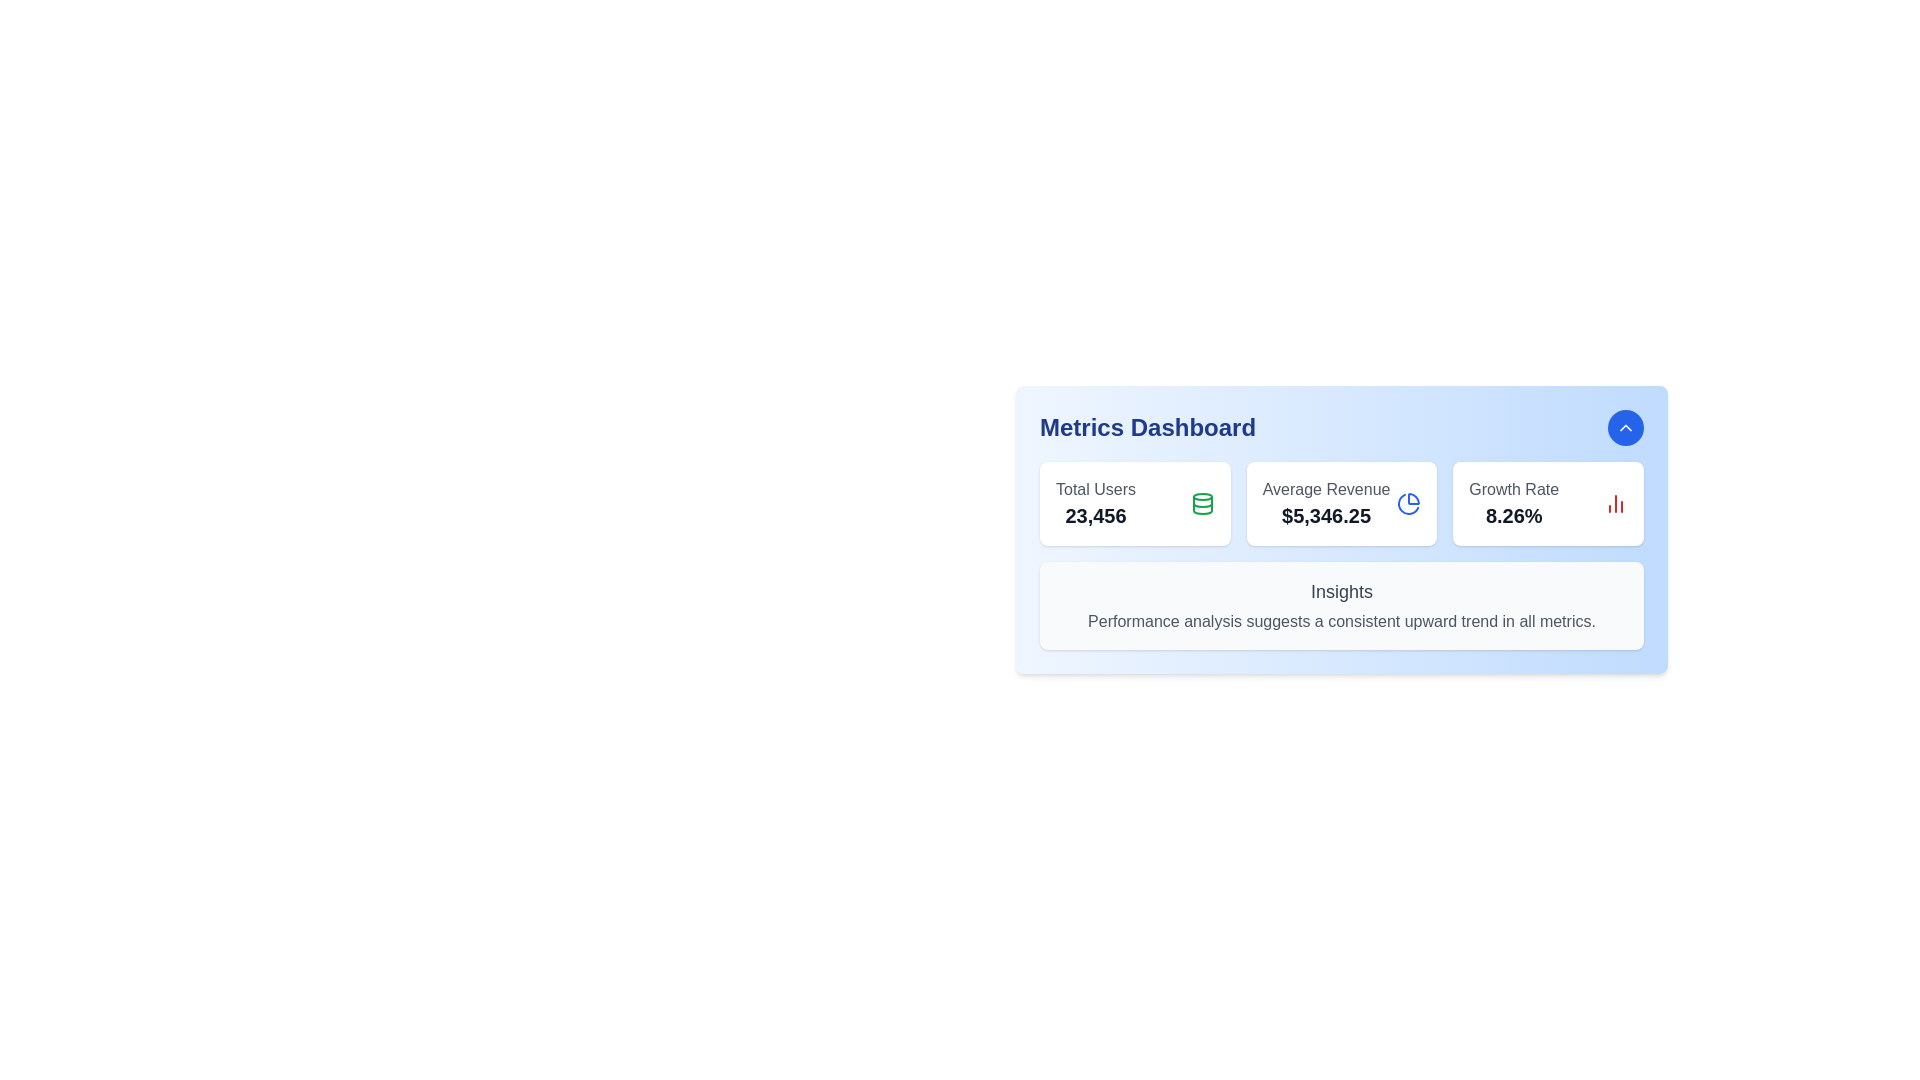 This screenshot has height=1080, width=1920. I want to click on the rightmost card in the 'Metrics Dashboard' section that displays the growth rate metric, which includes a percentage and an icon, so click(1547, 503).